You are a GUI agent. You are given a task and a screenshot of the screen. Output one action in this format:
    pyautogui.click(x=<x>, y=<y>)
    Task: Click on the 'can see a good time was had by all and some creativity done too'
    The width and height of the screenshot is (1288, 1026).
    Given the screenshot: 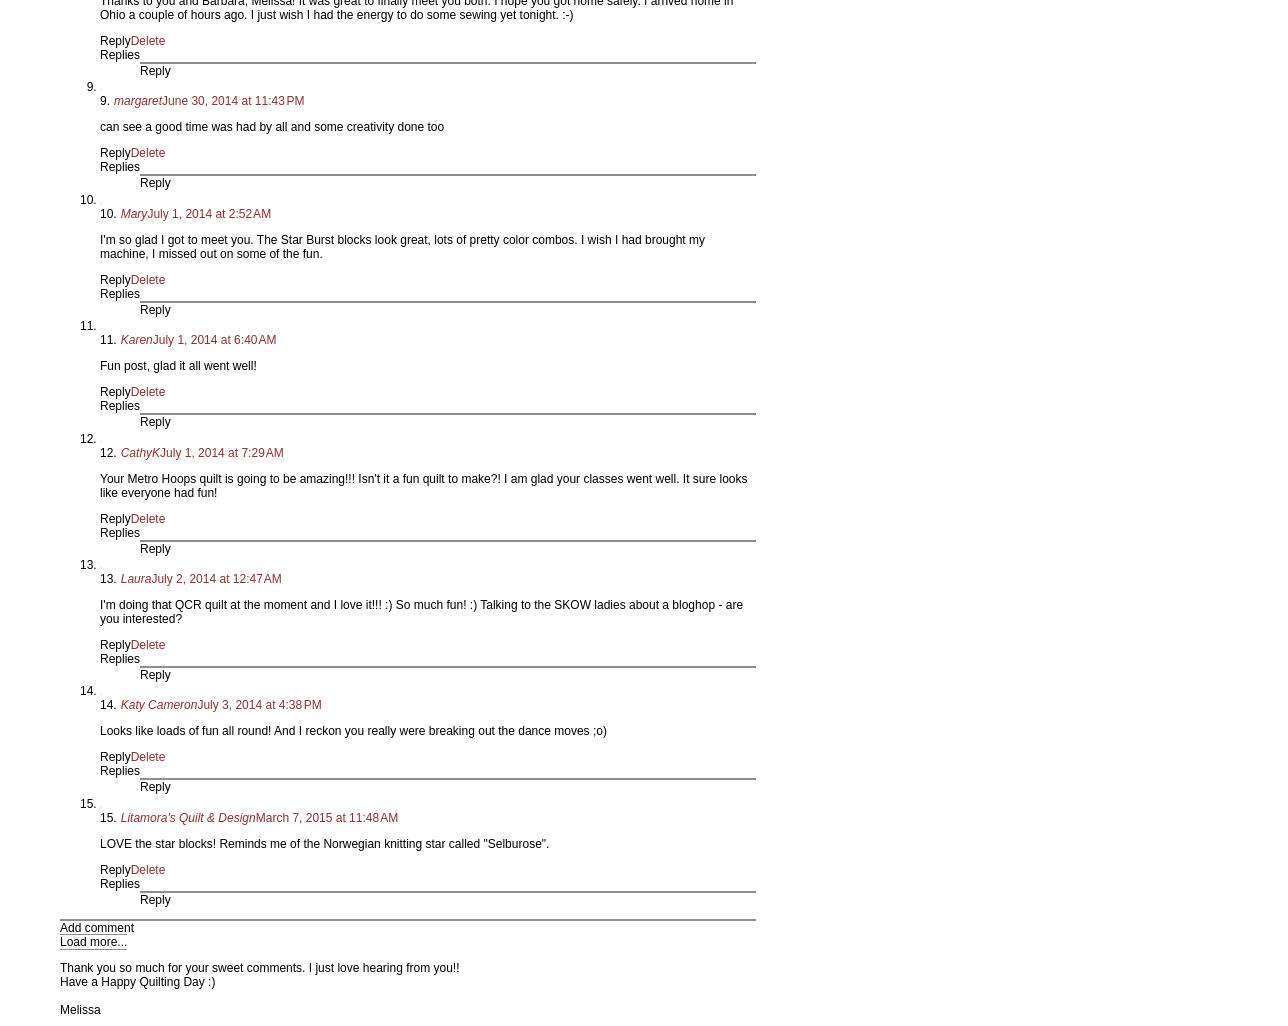 What is the action you would take?
    pyautogui.click(x=272, y=127)
    